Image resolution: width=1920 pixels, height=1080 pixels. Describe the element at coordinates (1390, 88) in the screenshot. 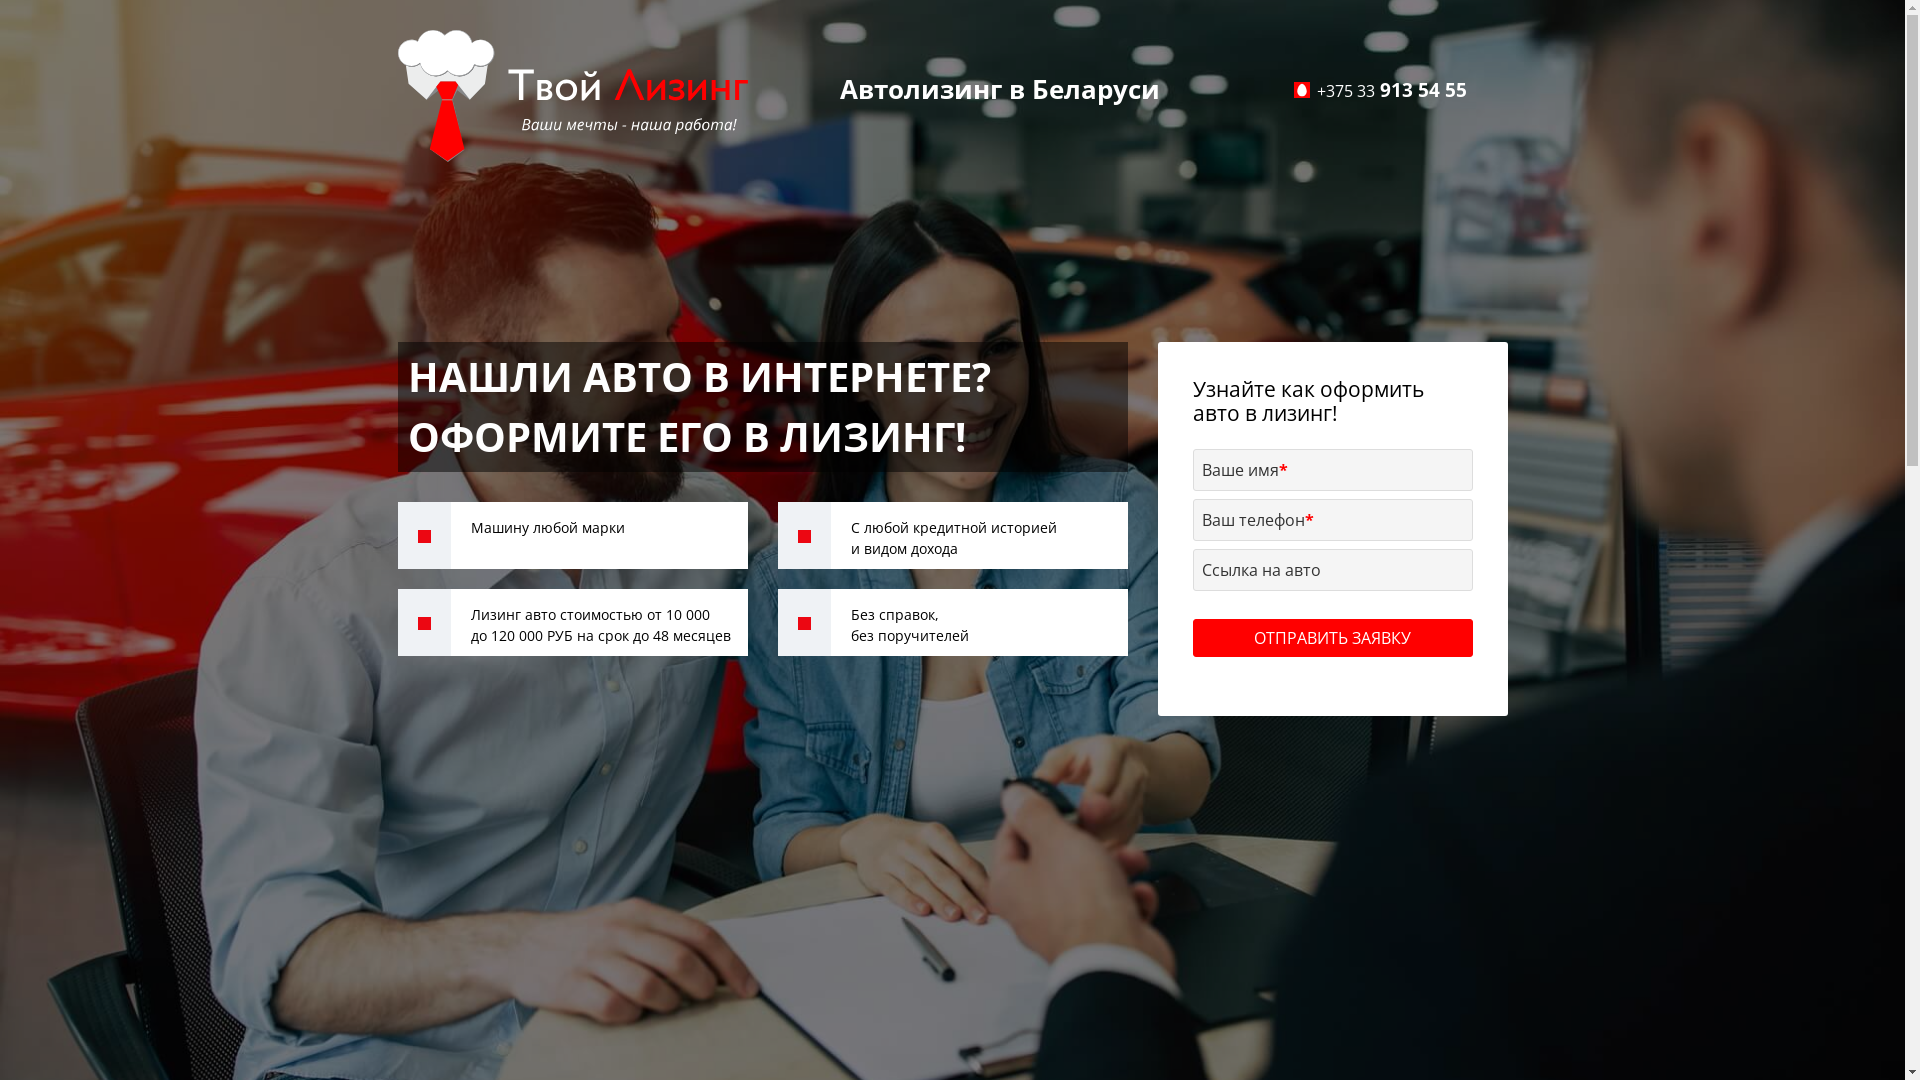

I see `'+375 33 913 54 55'` at that location.